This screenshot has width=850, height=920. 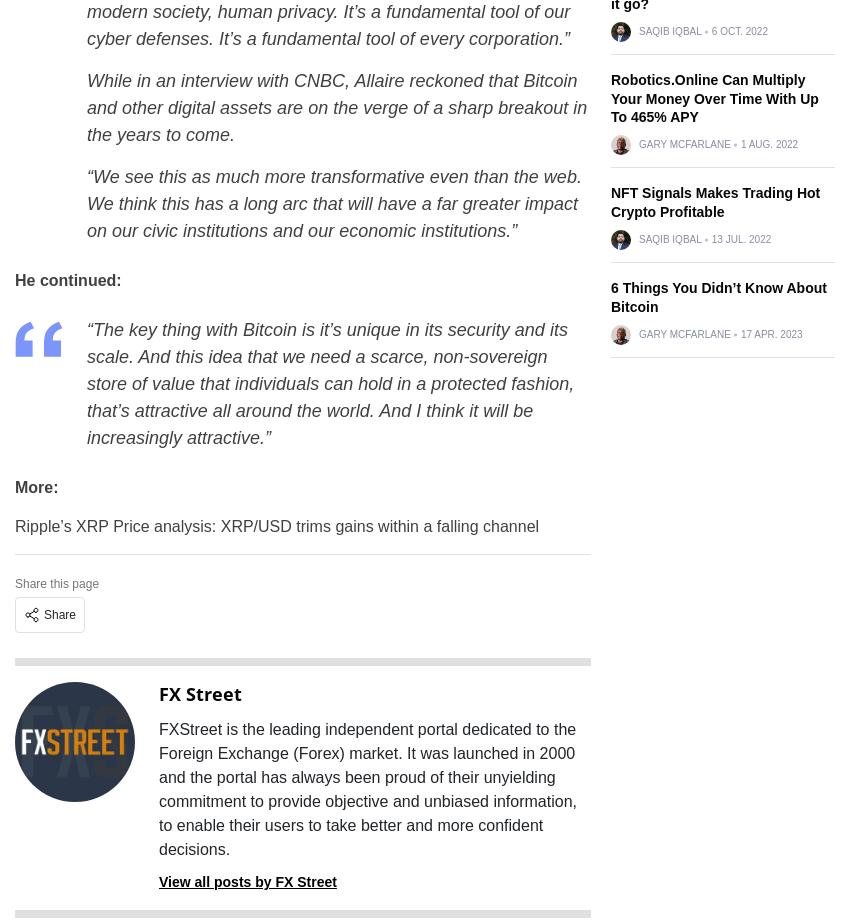 I want to click on '6 Things You Didn’t Know About Bitcoin', so click(x=717, y=297).